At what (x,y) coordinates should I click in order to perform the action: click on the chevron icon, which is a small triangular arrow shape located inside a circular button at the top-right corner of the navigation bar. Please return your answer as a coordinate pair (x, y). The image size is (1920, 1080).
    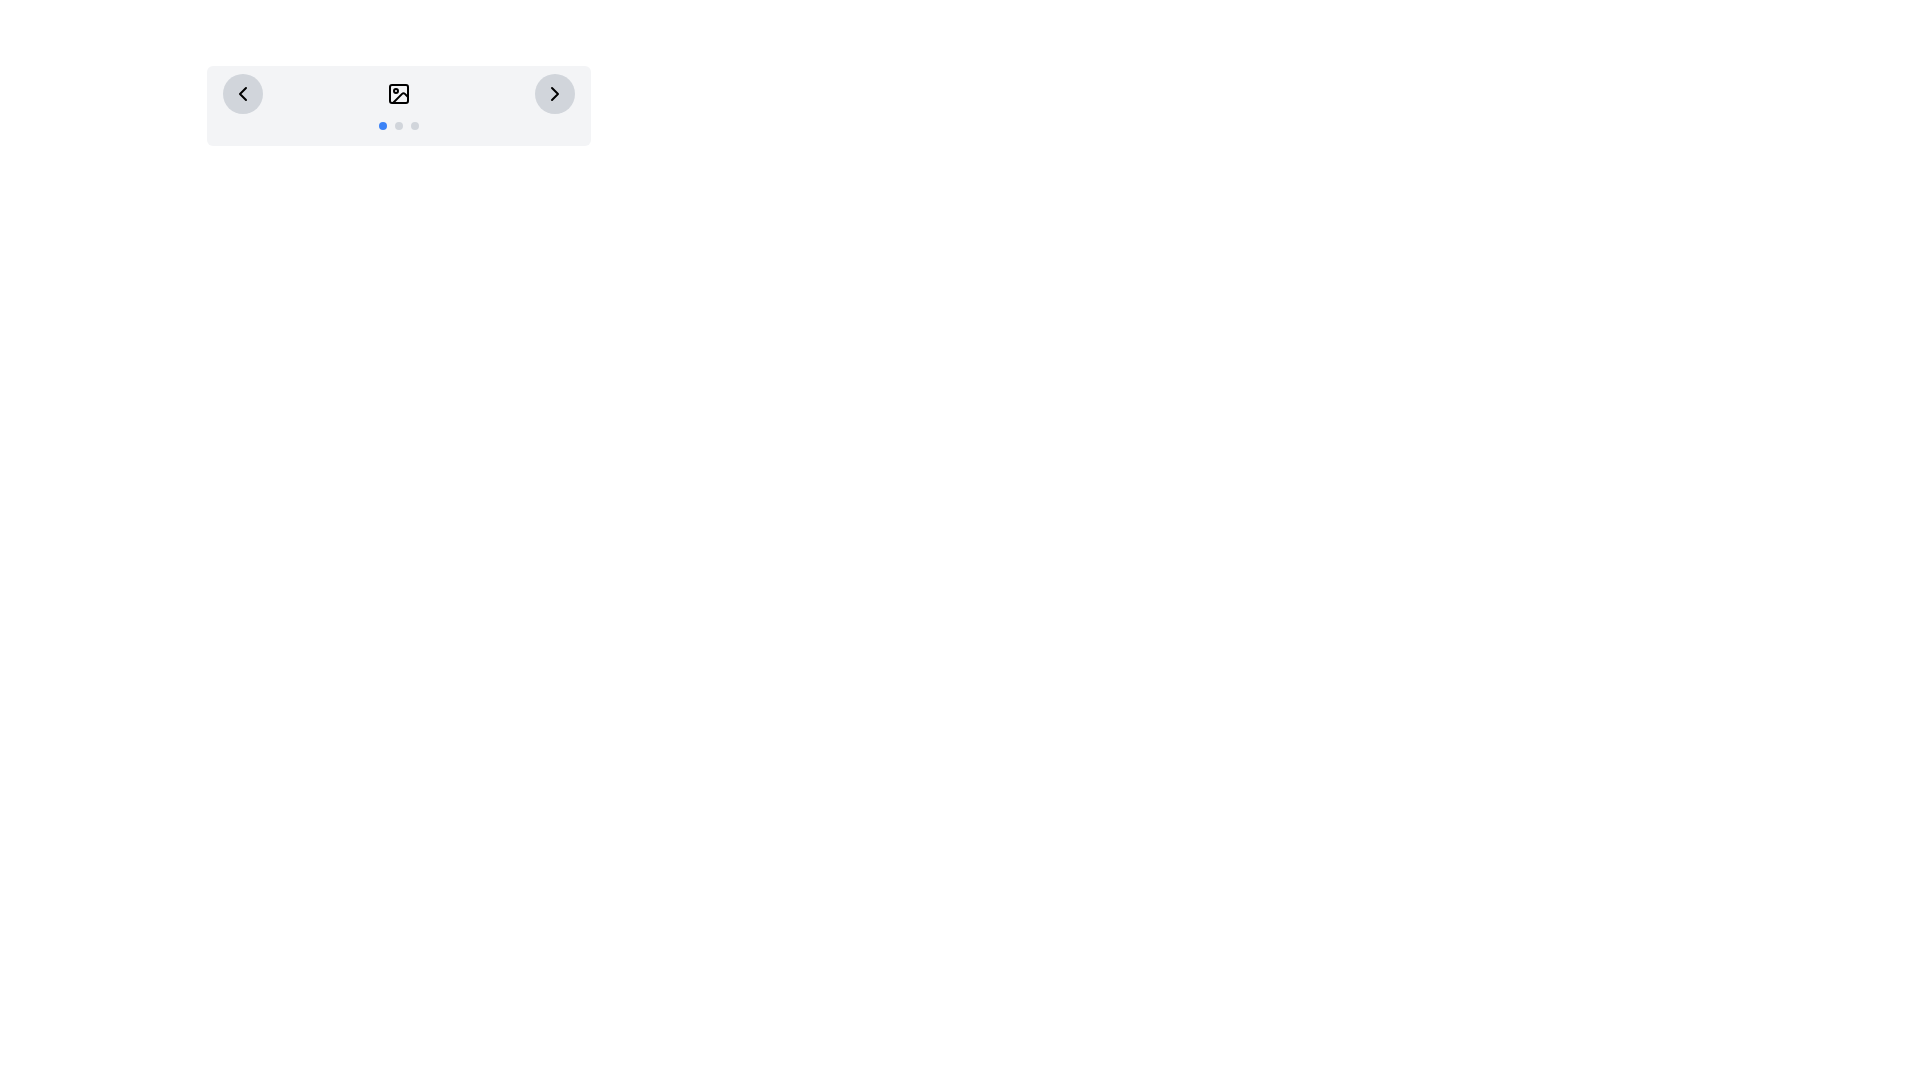
    Looking at the image, I should click on (554, 93).